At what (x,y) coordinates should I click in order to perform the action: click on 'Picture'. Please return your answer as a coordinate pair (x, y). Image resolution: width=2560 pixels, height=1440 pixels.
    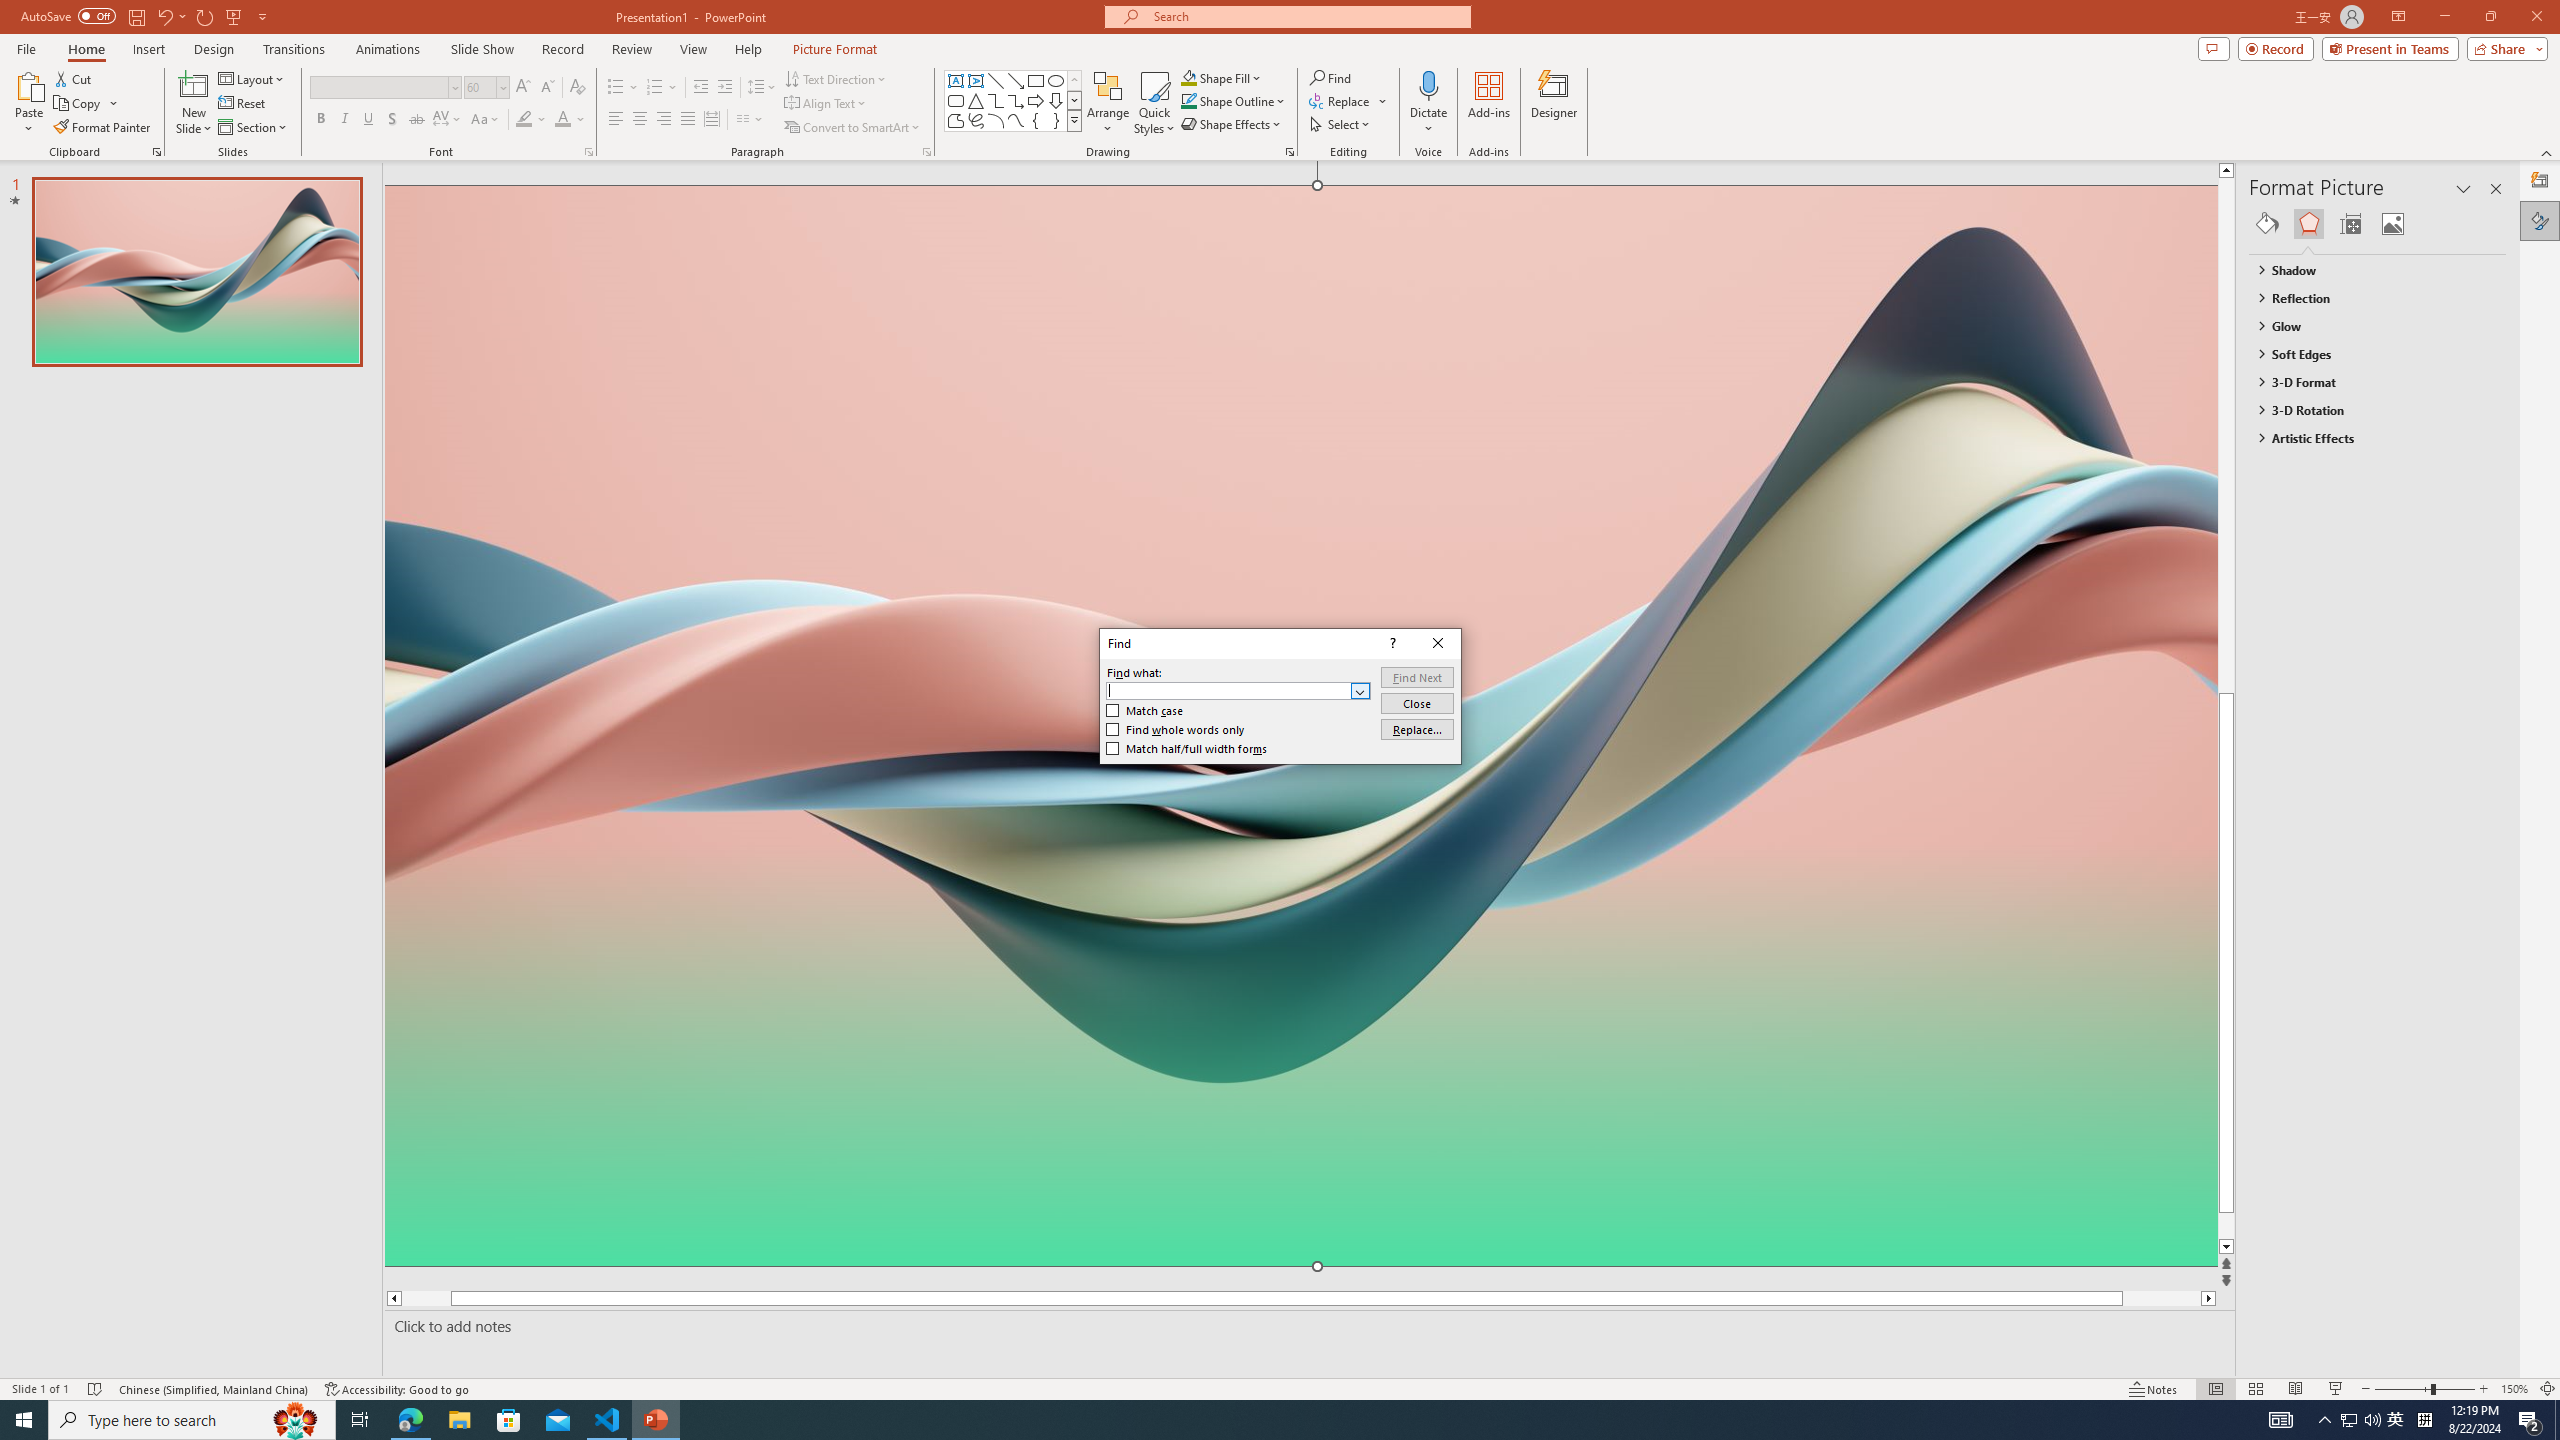
    Looking at the image, I should click on (2392, 222).